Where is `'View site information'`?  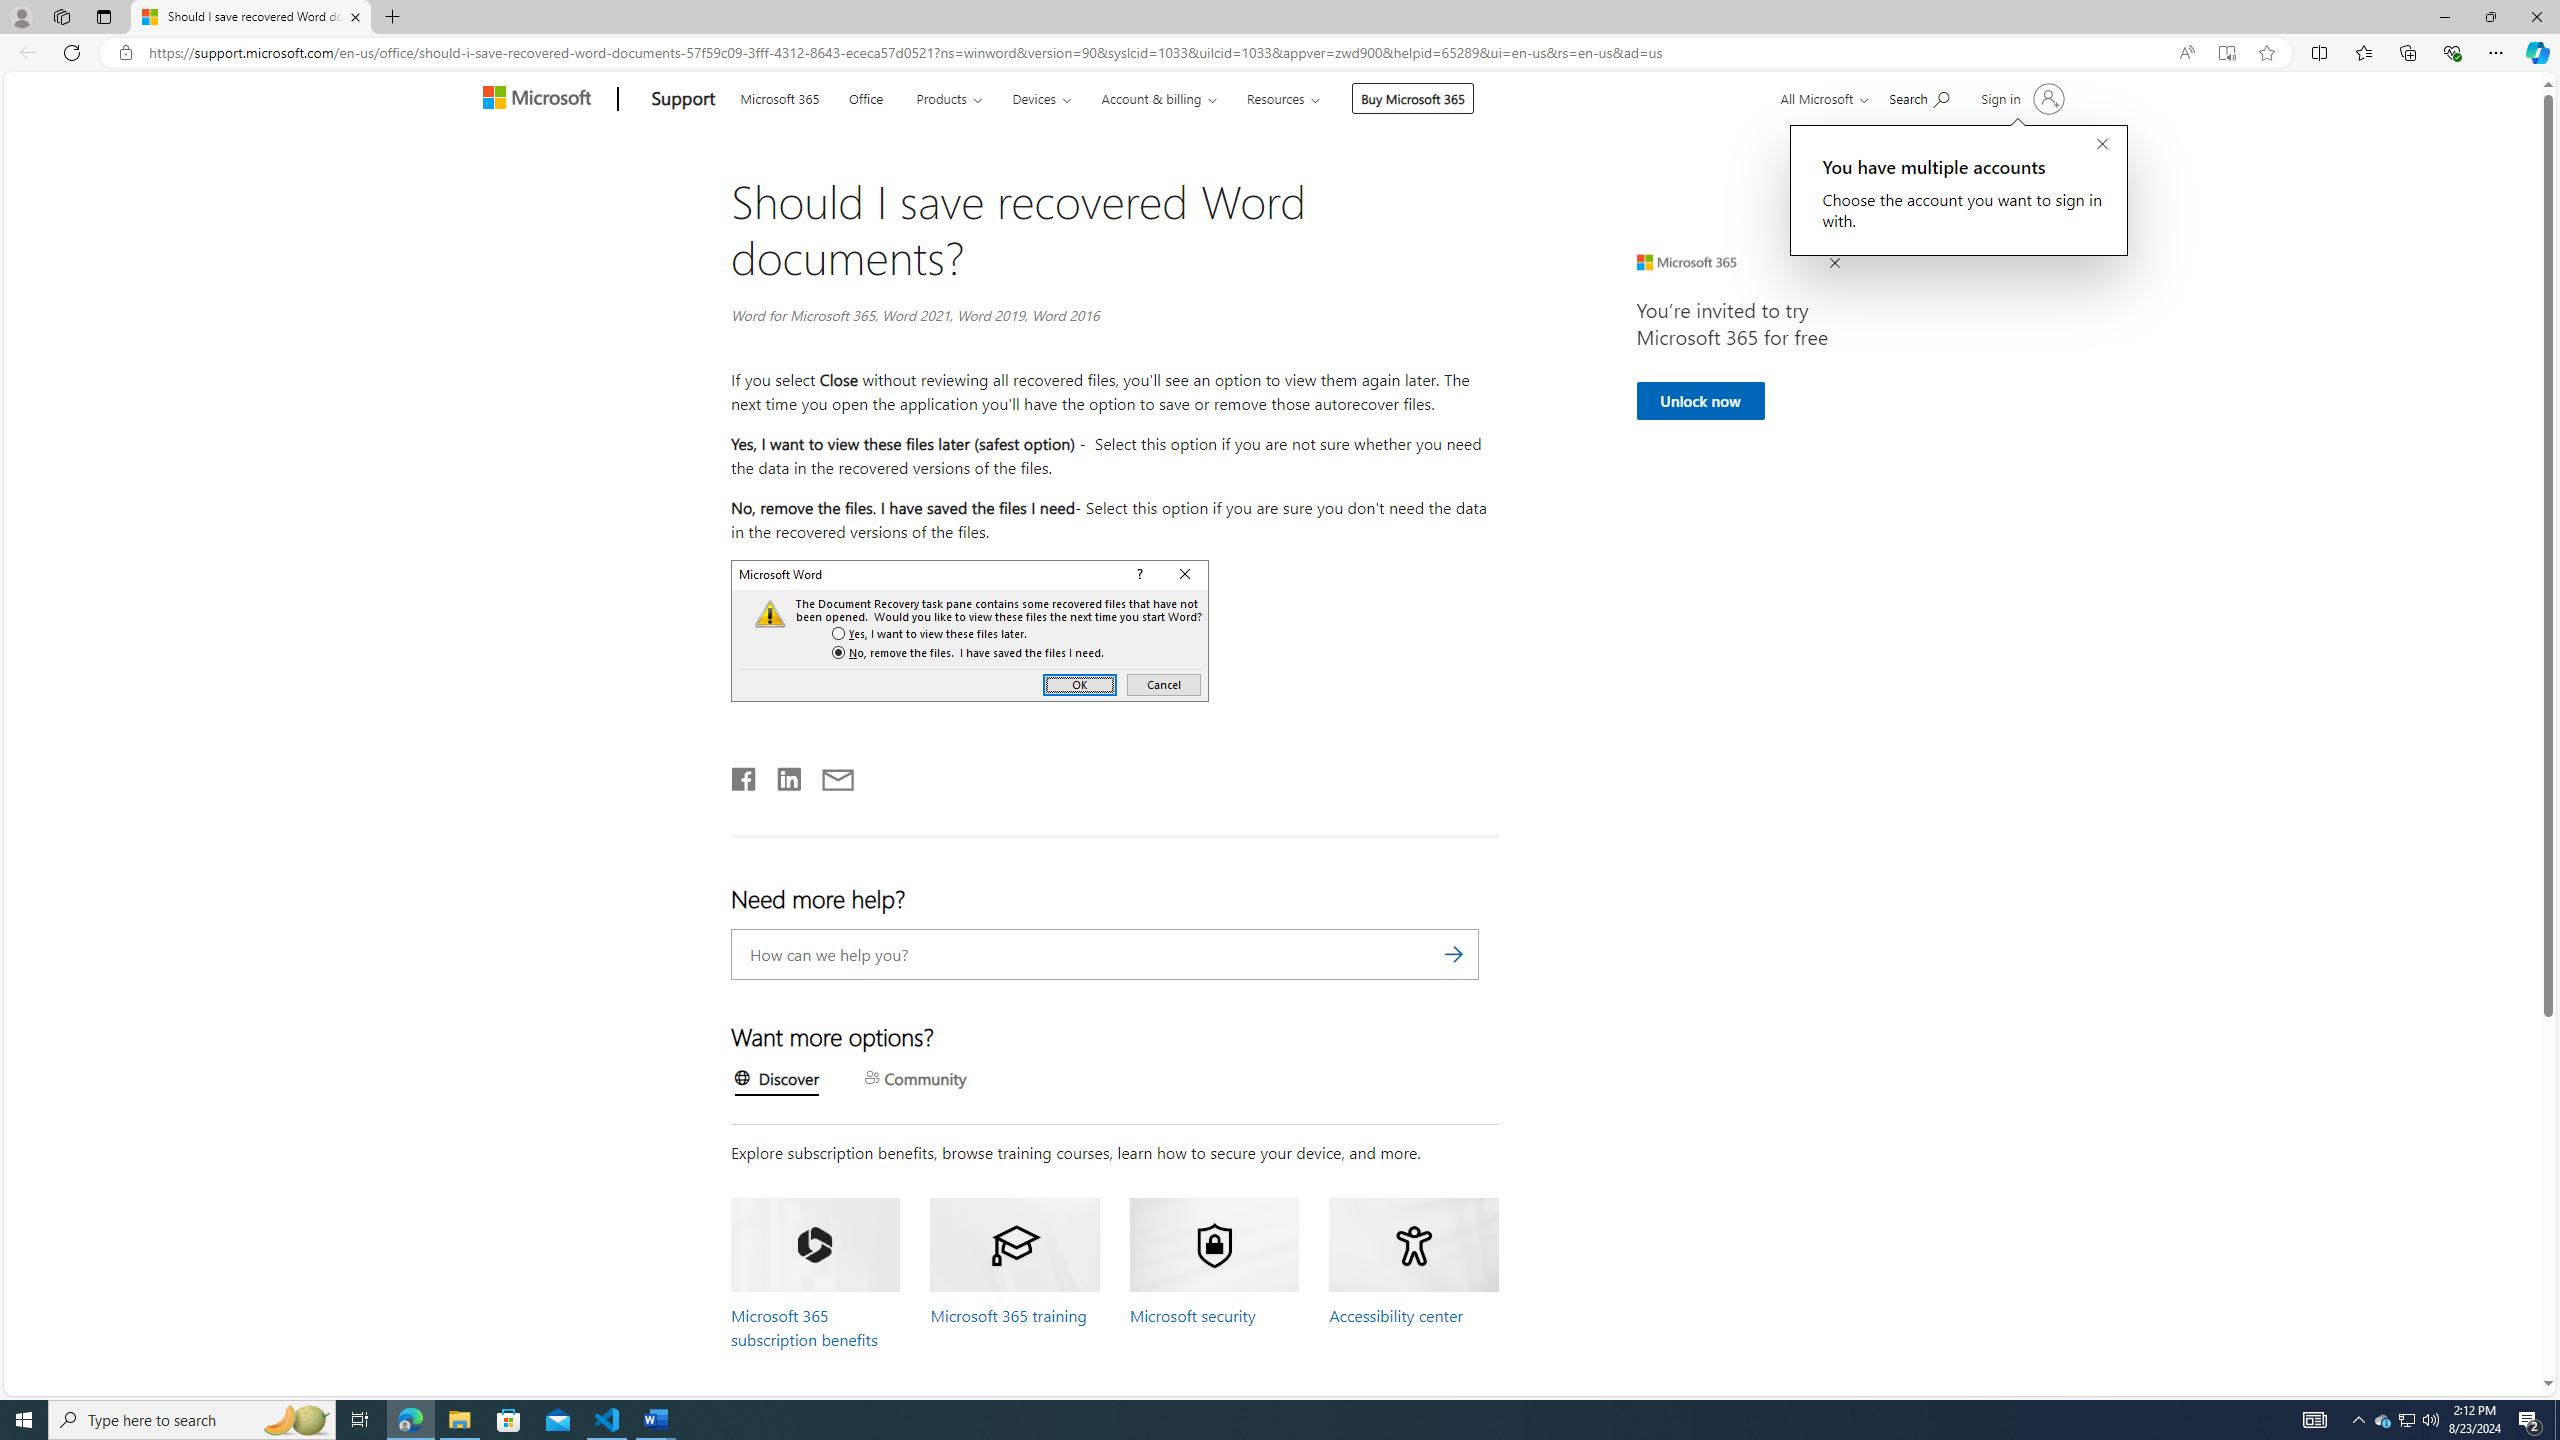 'View site information' is located at coordinates (125, 53).